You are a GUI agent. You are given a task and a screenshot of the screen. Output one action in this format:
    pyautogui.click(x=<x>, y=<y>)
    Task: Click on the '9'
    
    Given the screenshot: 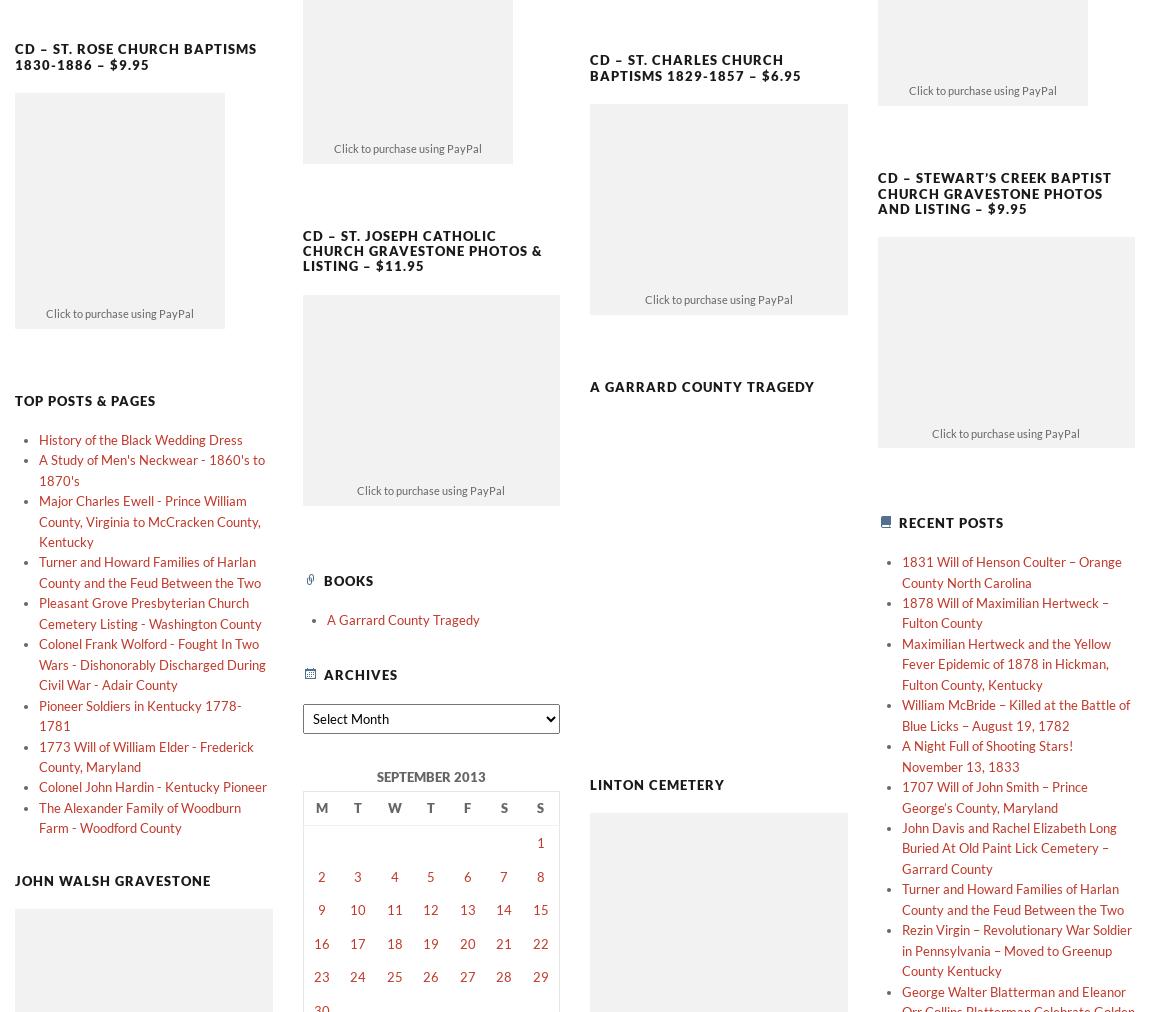 What is the action you would take?
    pyautogui.click(x=320, y=875)
    